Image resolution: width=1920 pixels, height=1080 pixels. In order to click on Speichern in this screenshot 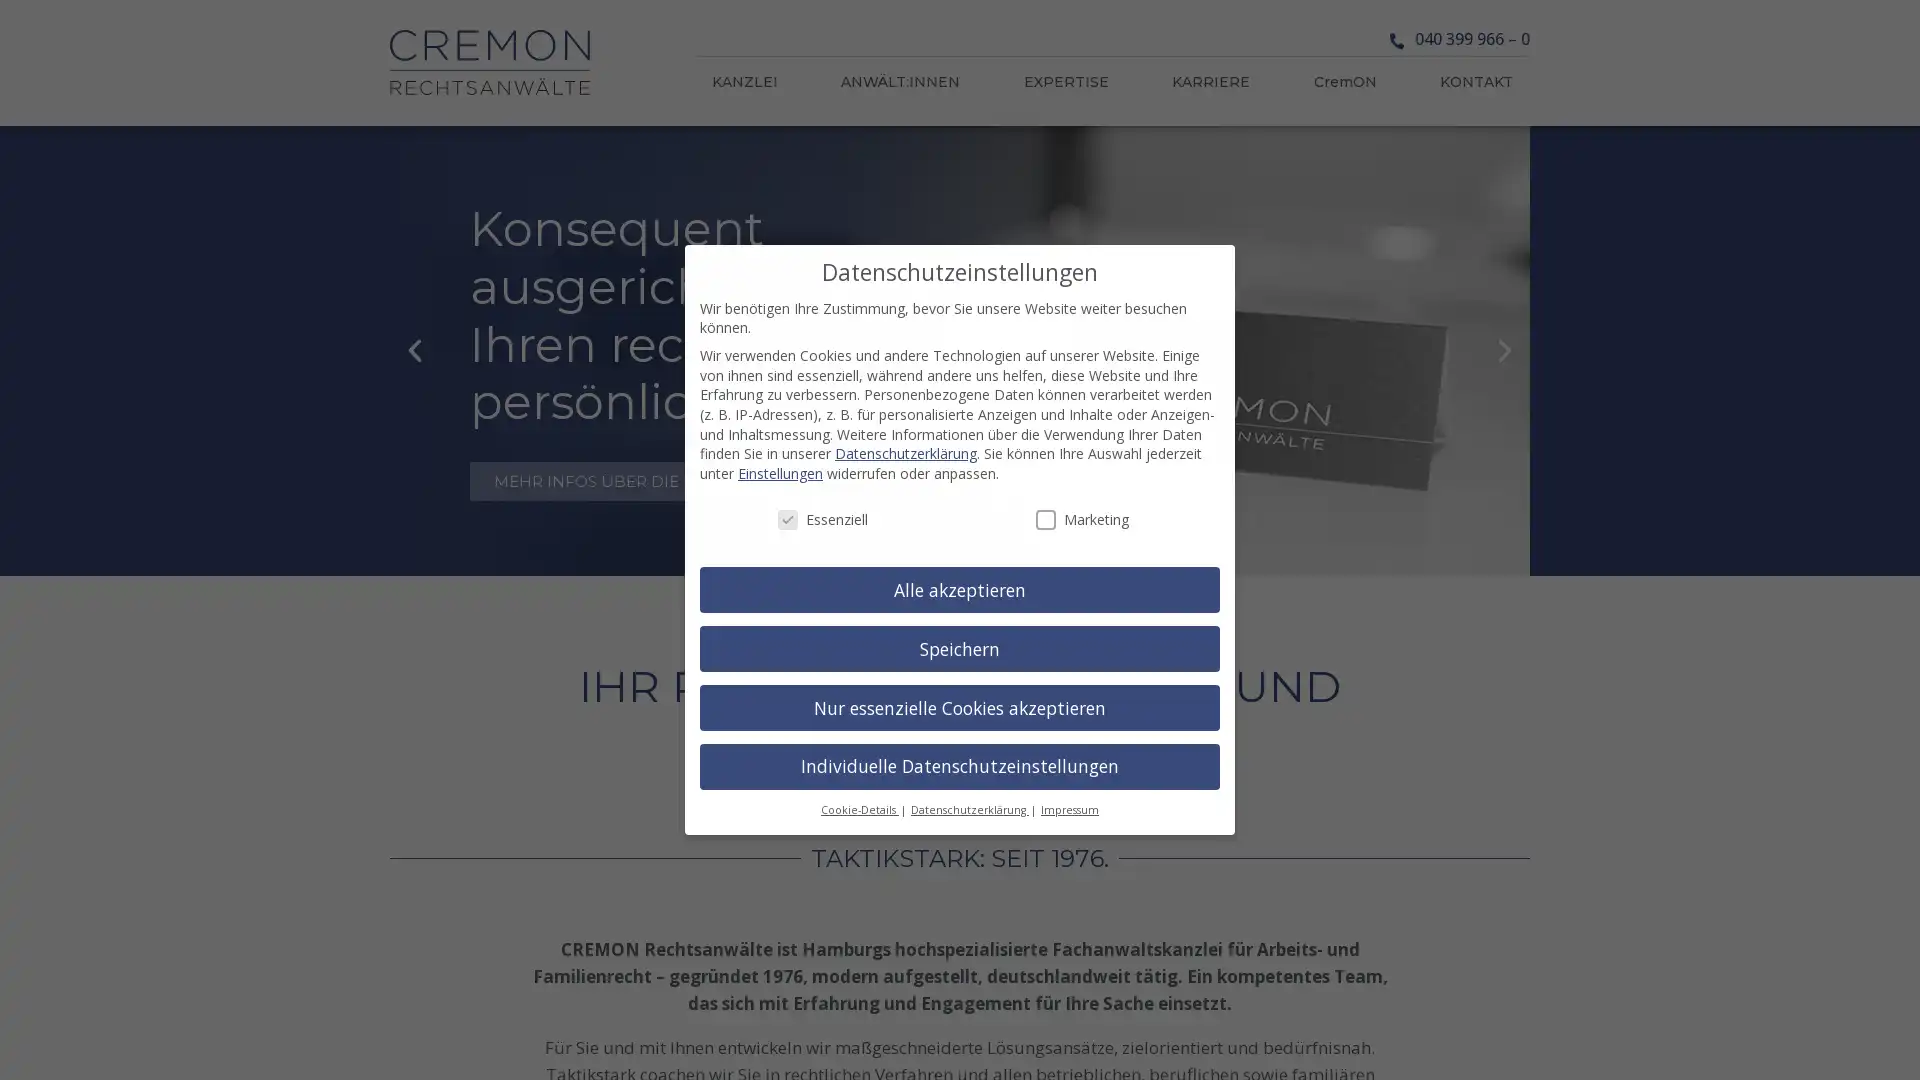, I will do `click(960, 648)`.